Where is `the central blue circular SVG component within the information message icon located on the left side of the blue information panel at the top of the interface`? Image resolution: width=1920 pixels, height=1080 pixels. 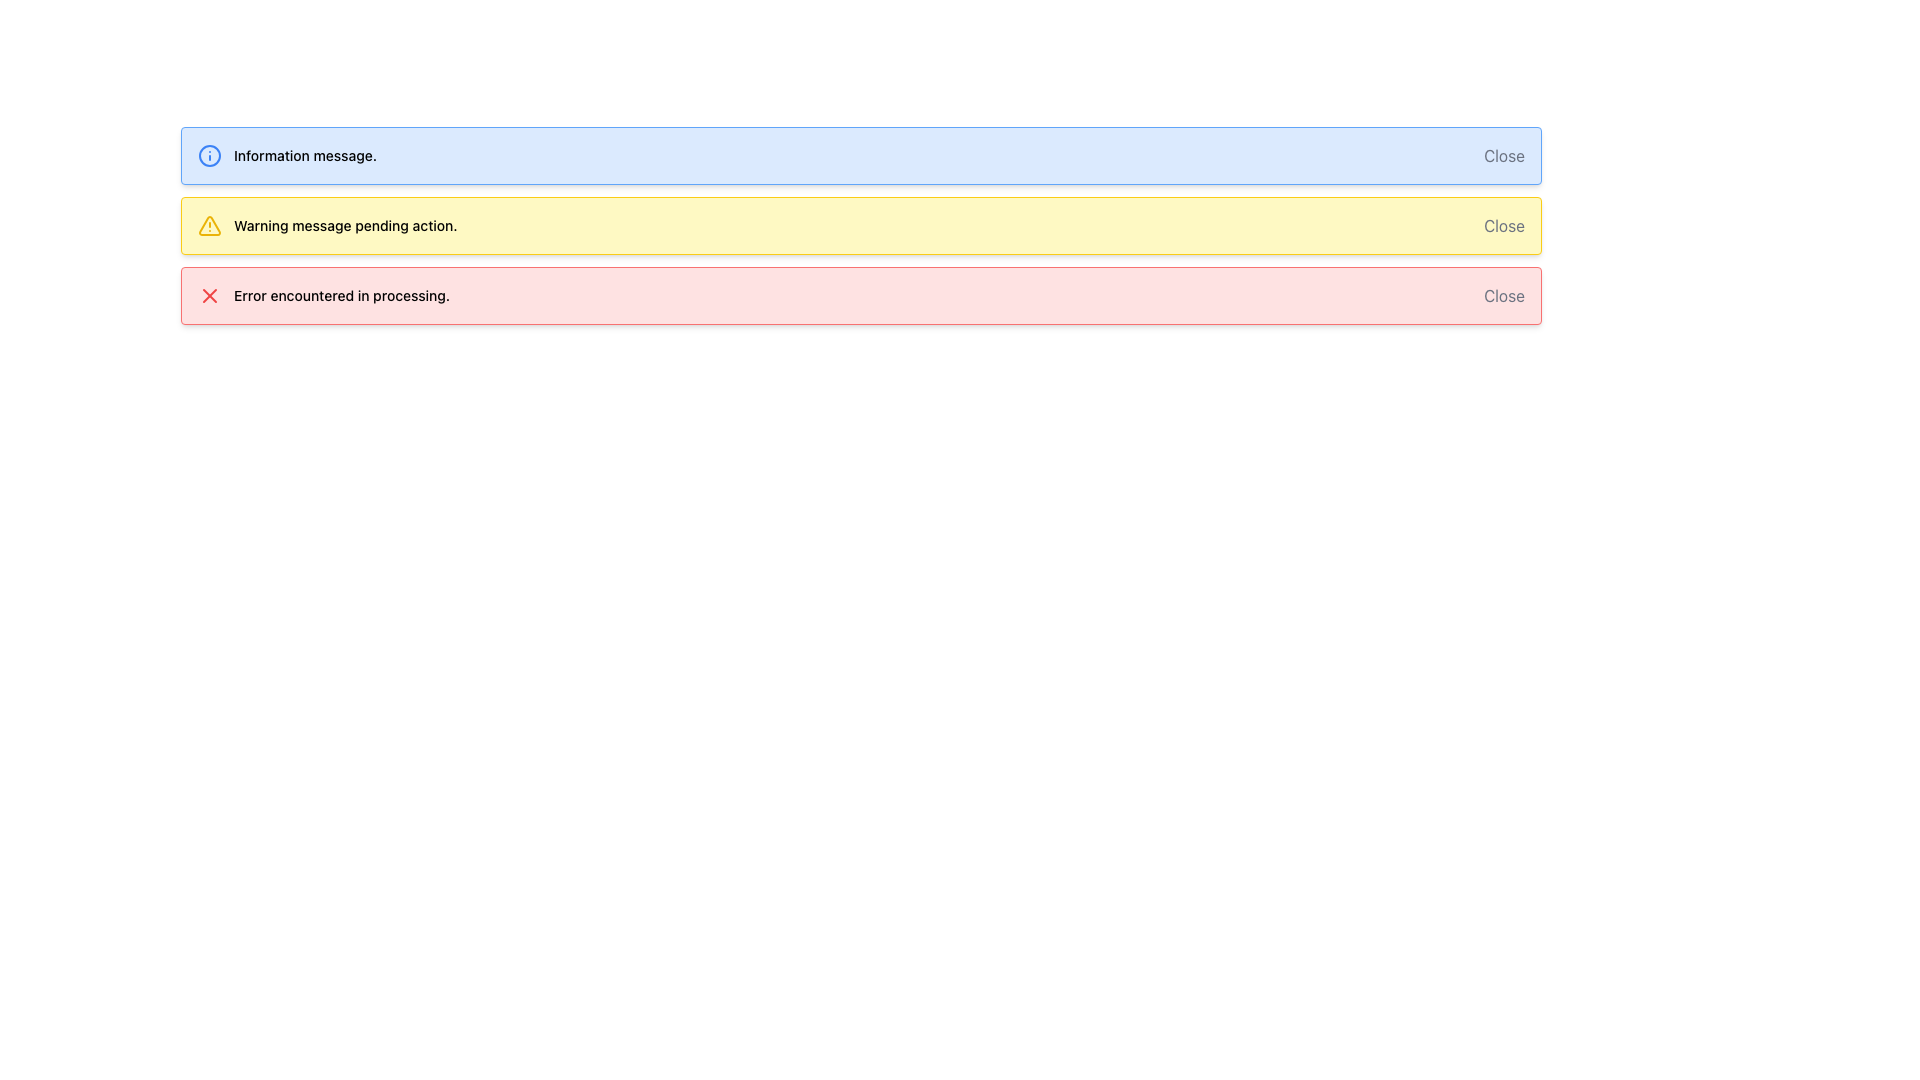
the central blue circular SVG component within the information message icon located on the left side of the blue information panel at the top of the interface is located at coordinates (210, 154).